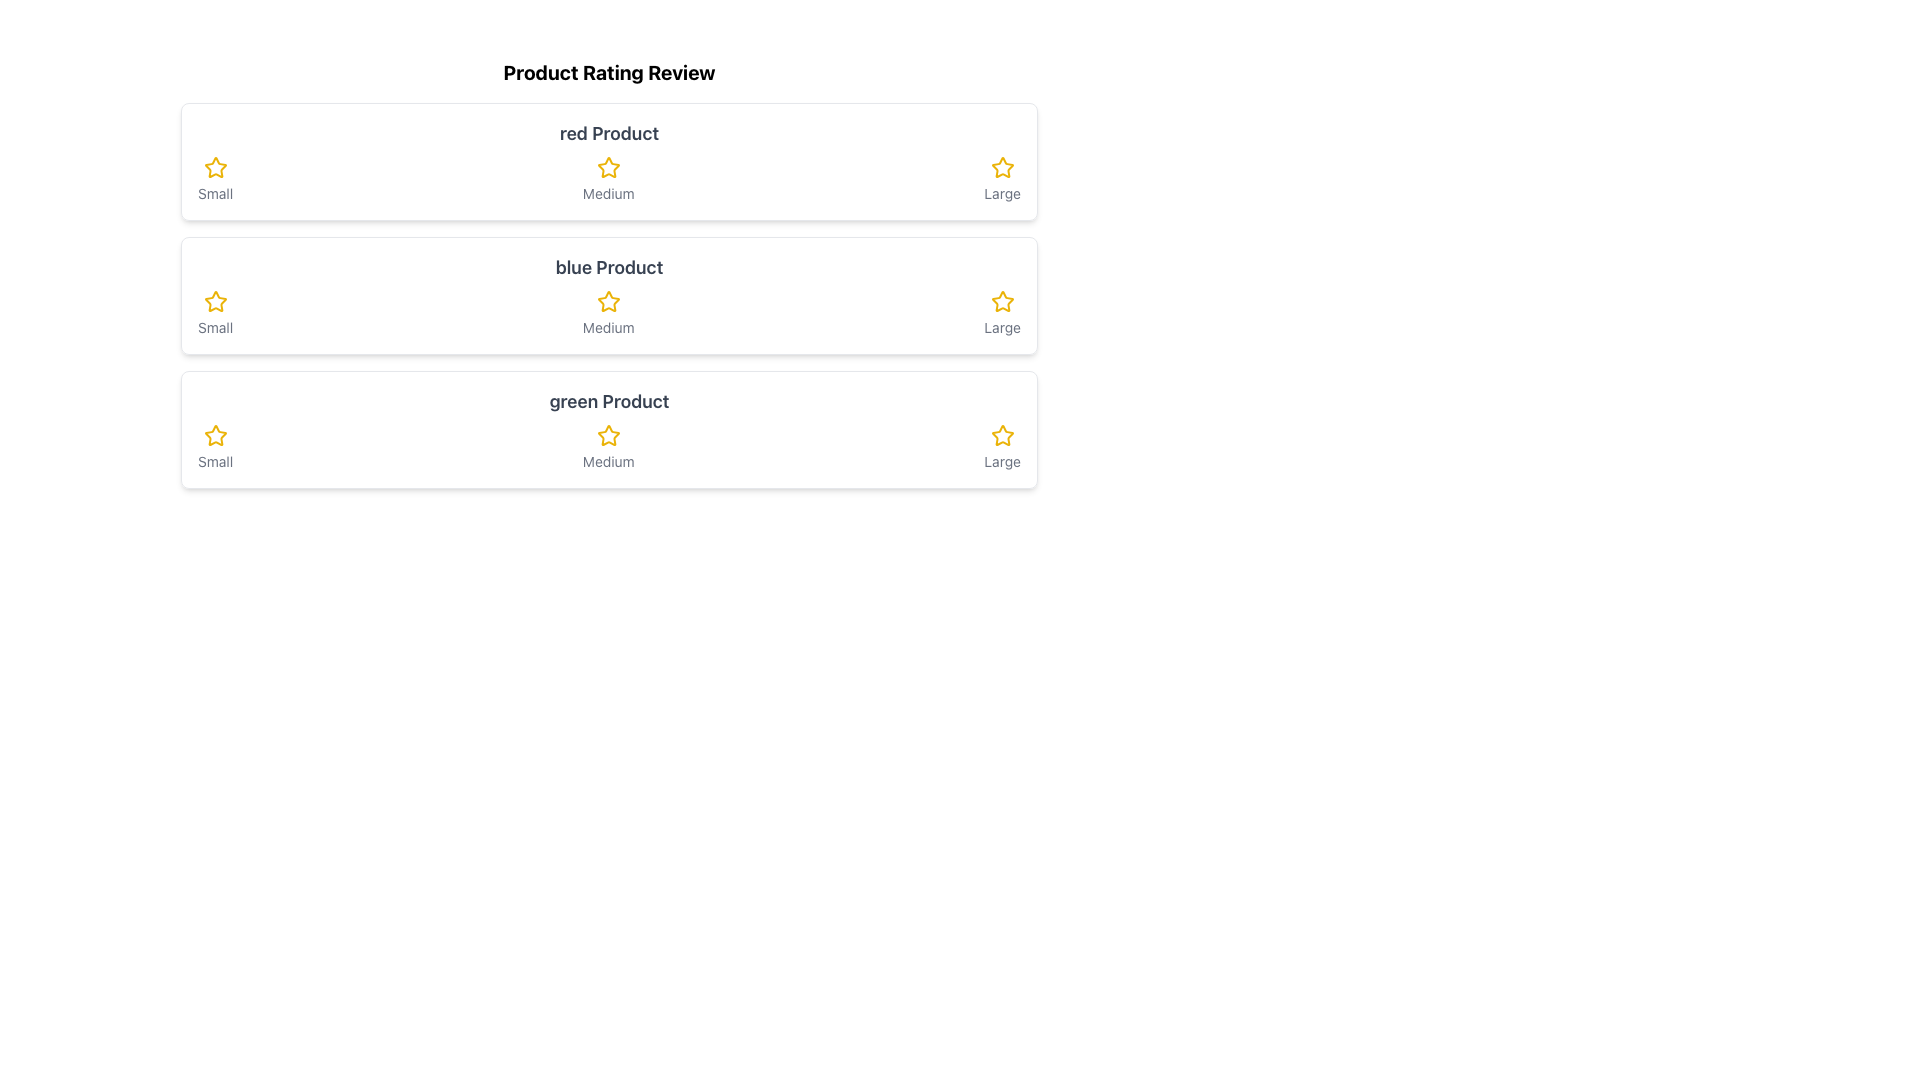  What do you see at coordinates (1002, 446) in the screenshot?
I see `the 'Large' size option icon in the 'green Product' section, which is the rightmost option in the third product card` at bounding box center [1002, 446].